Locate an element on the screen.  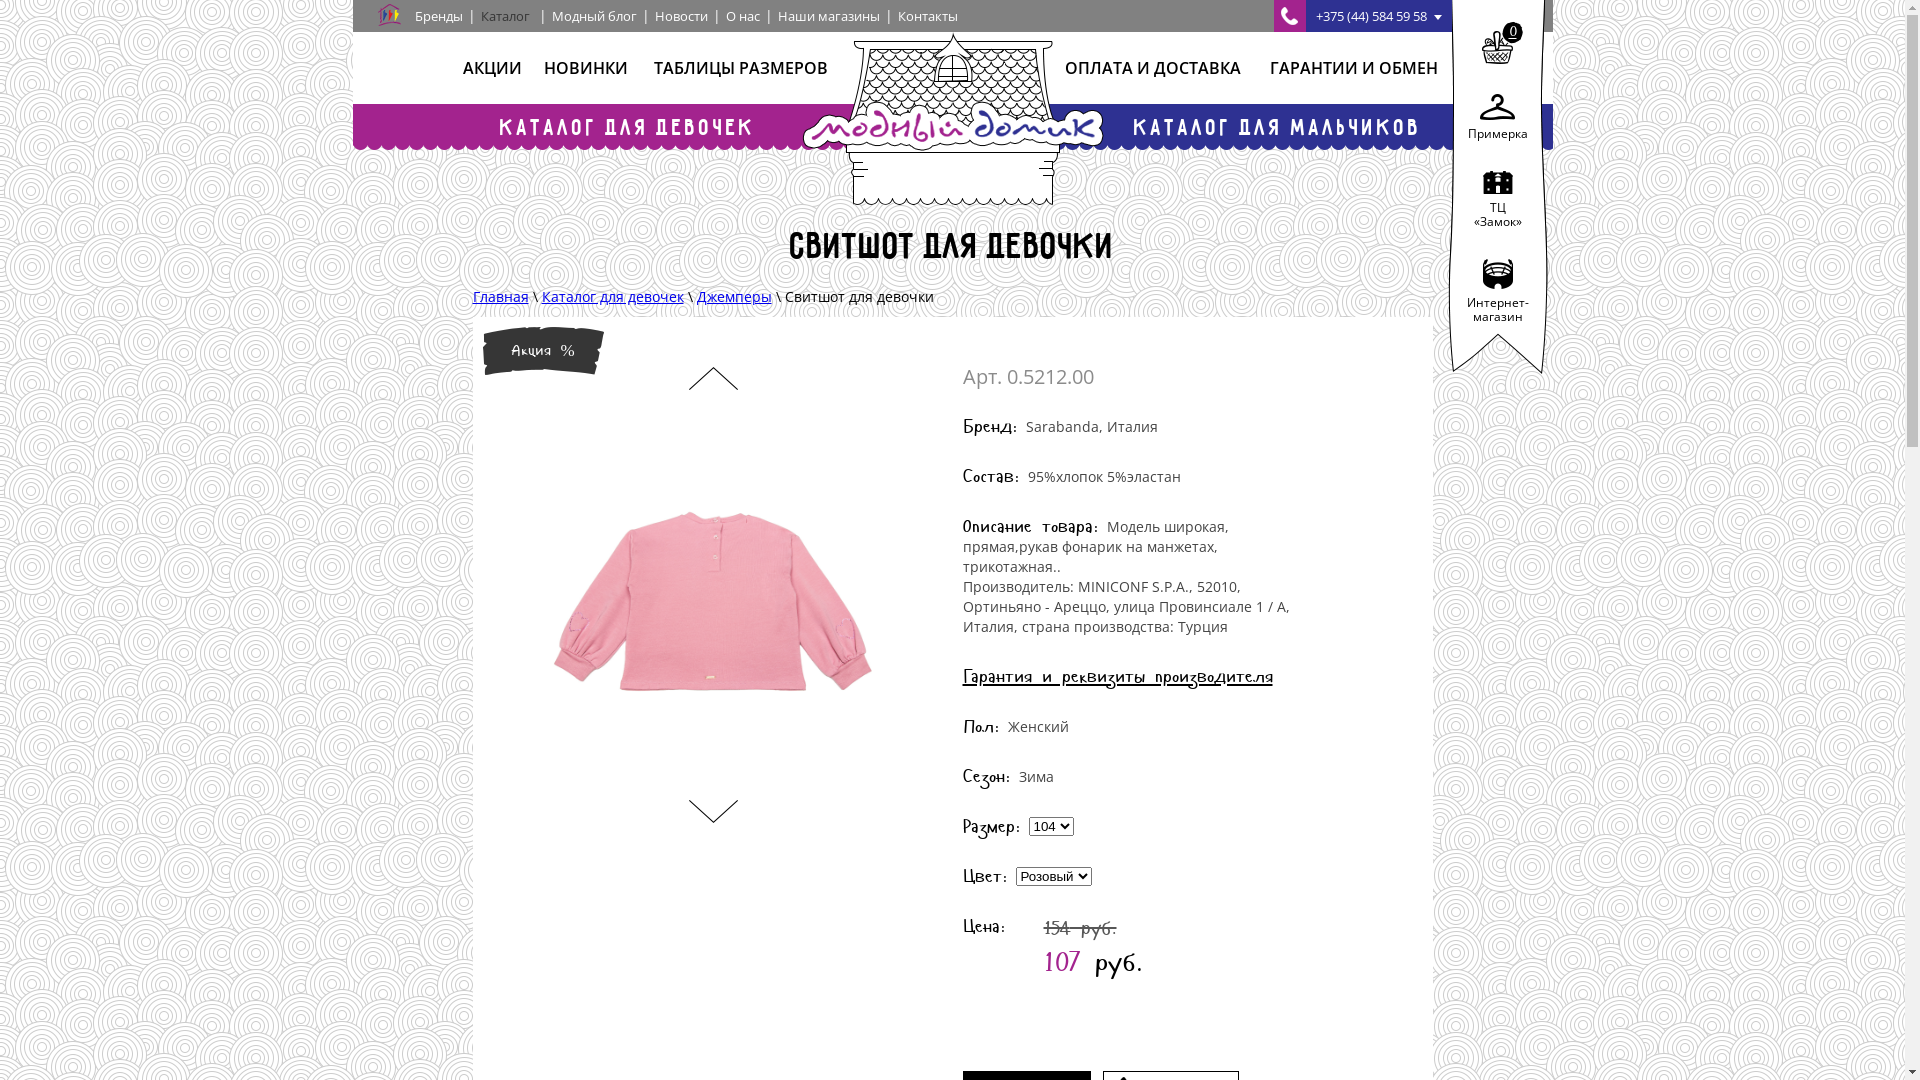
'+375 (44) 584 59 58' is located at coordinates (1362, 15).